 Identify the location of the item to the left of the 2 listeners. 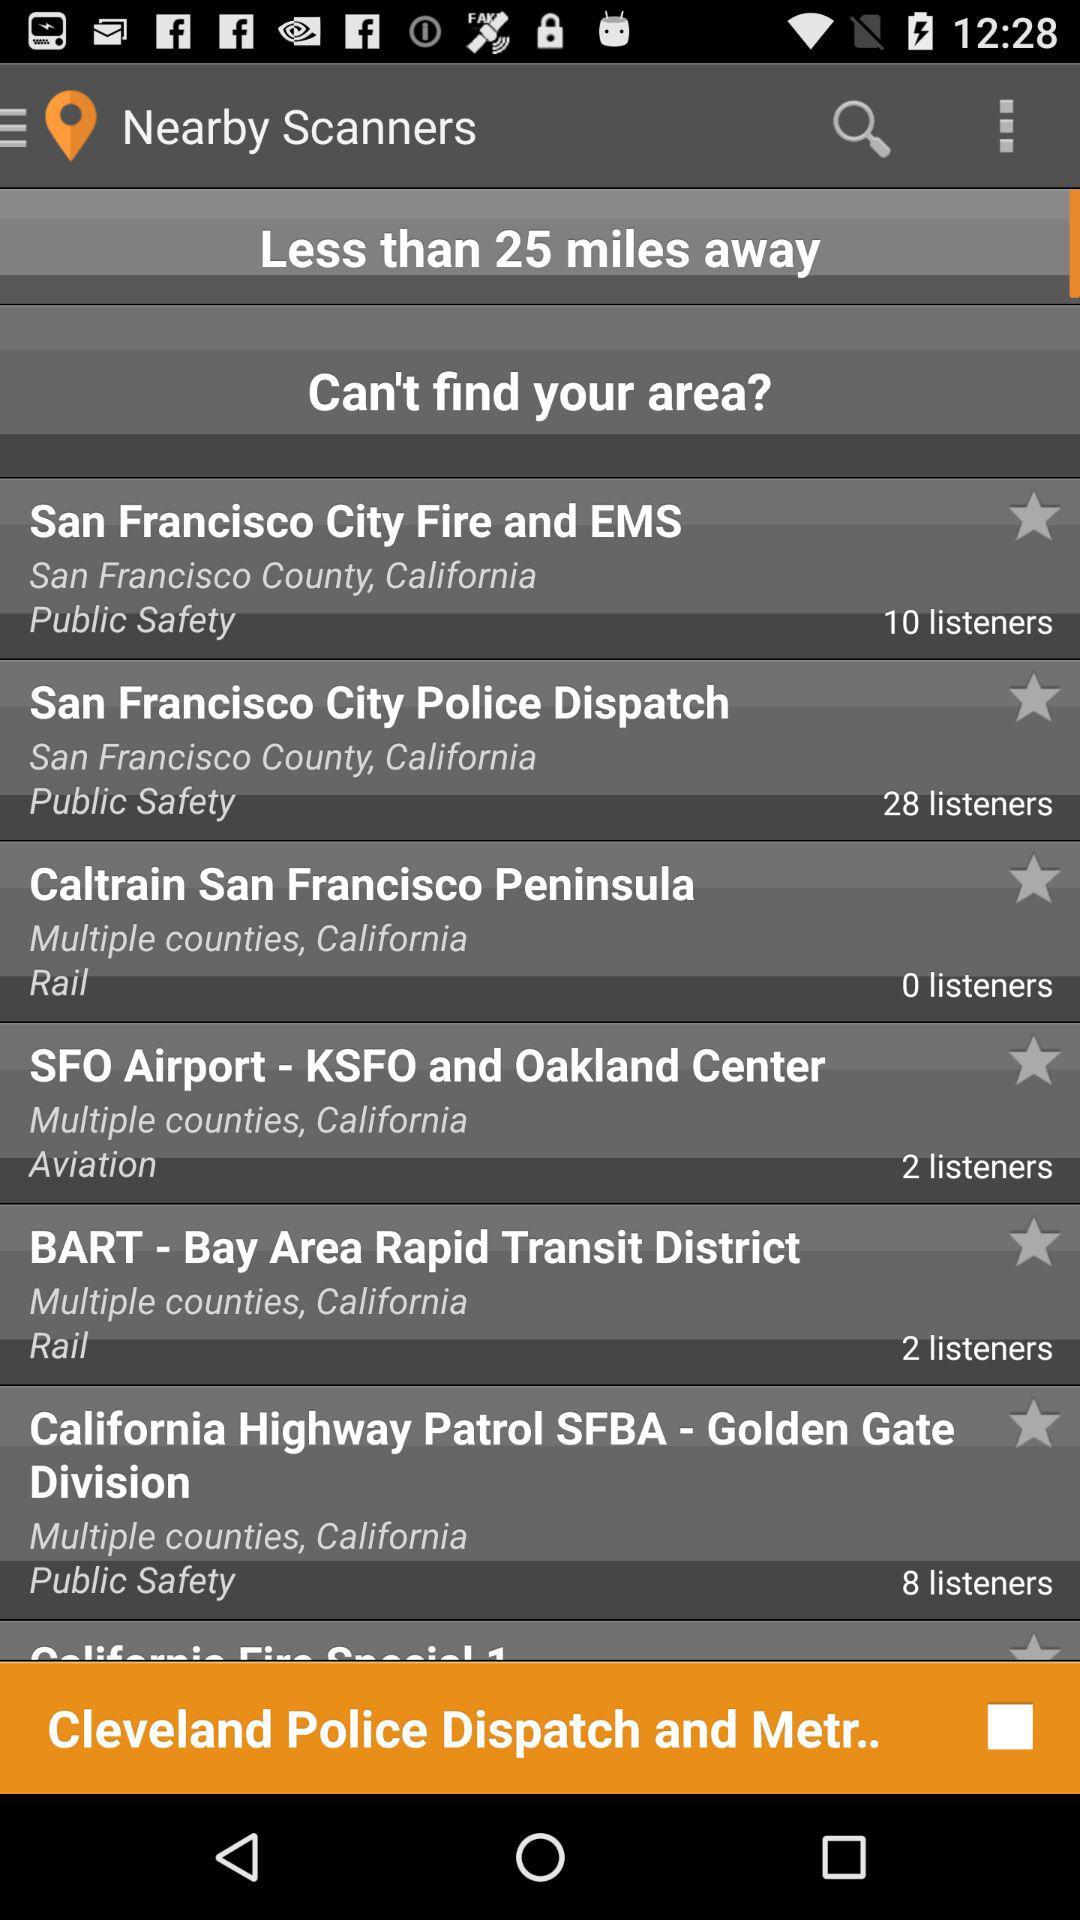
(450, 1170).